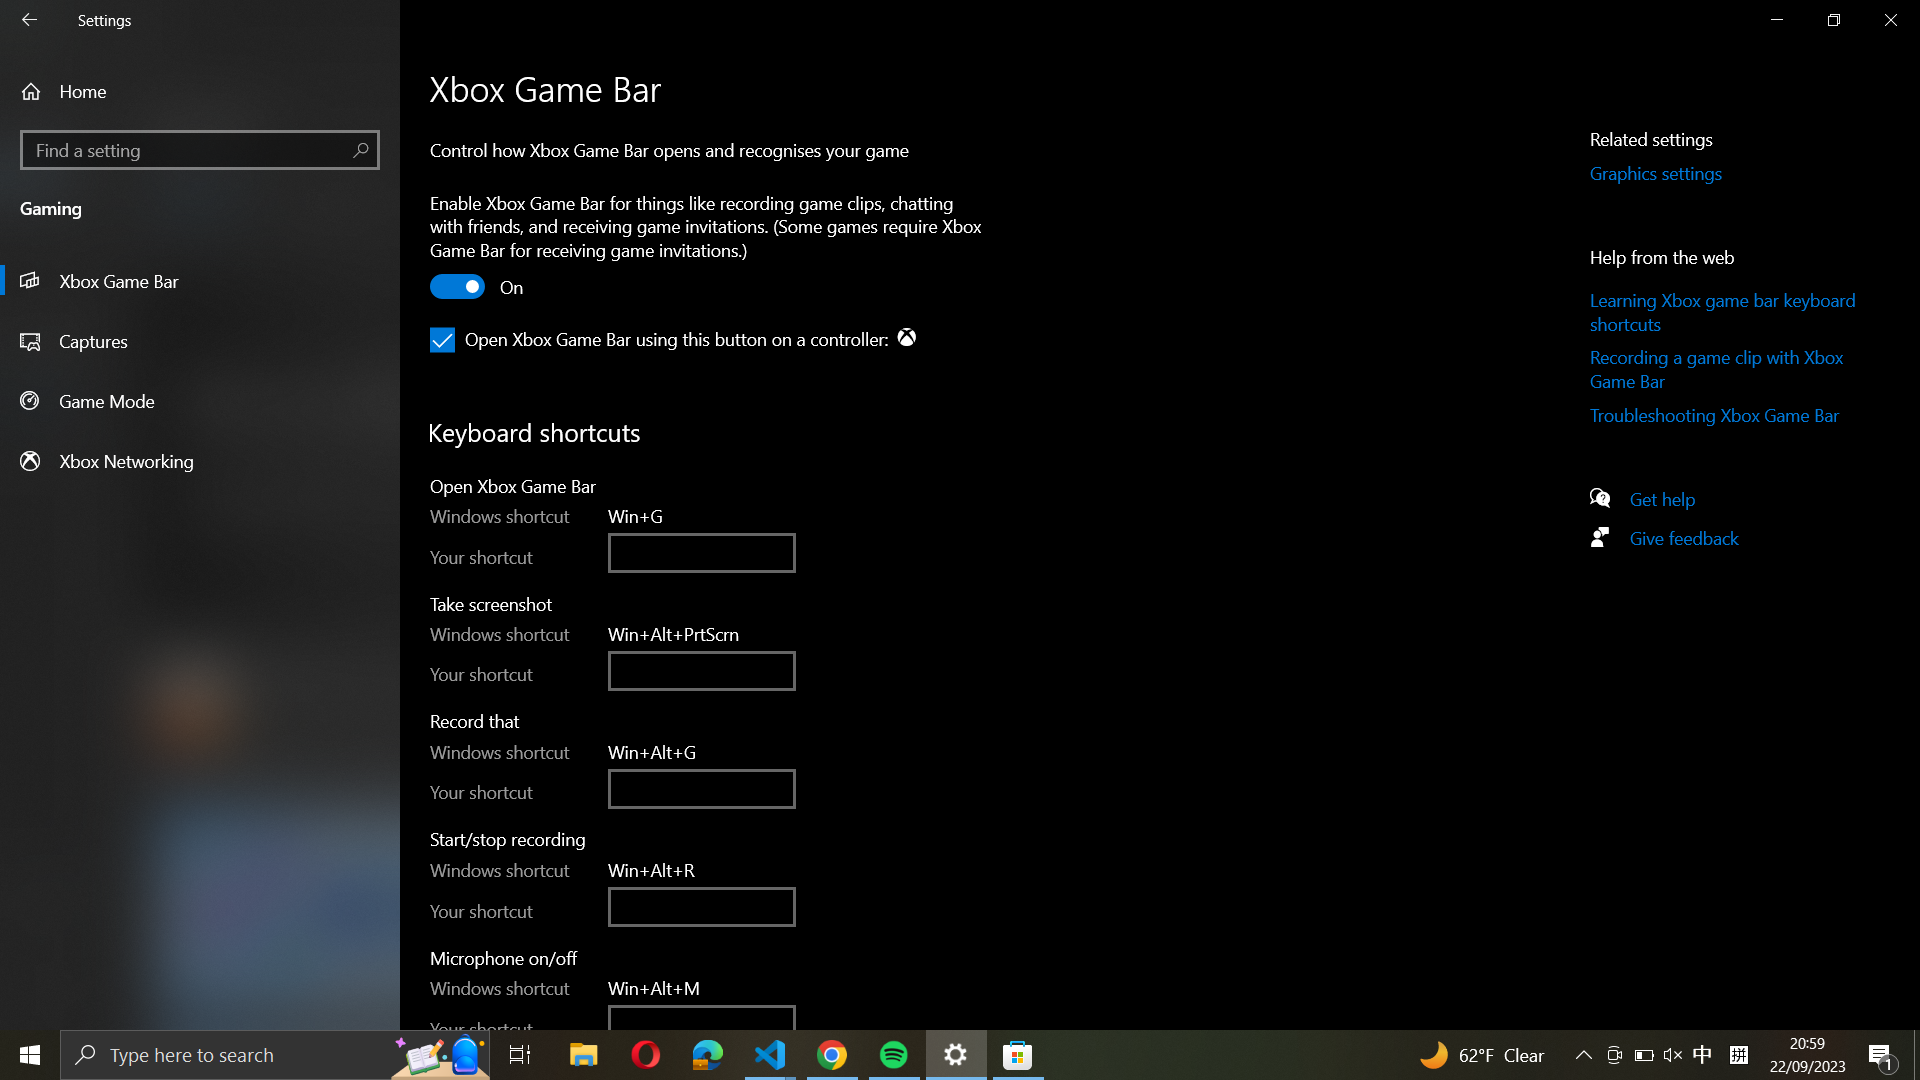 This screenshot has width=1920, height=1080. What do you see at coordinates (1672, 542) in the screenshot?
I see `the page for providing feedback` at bounding box center [1672, 542].